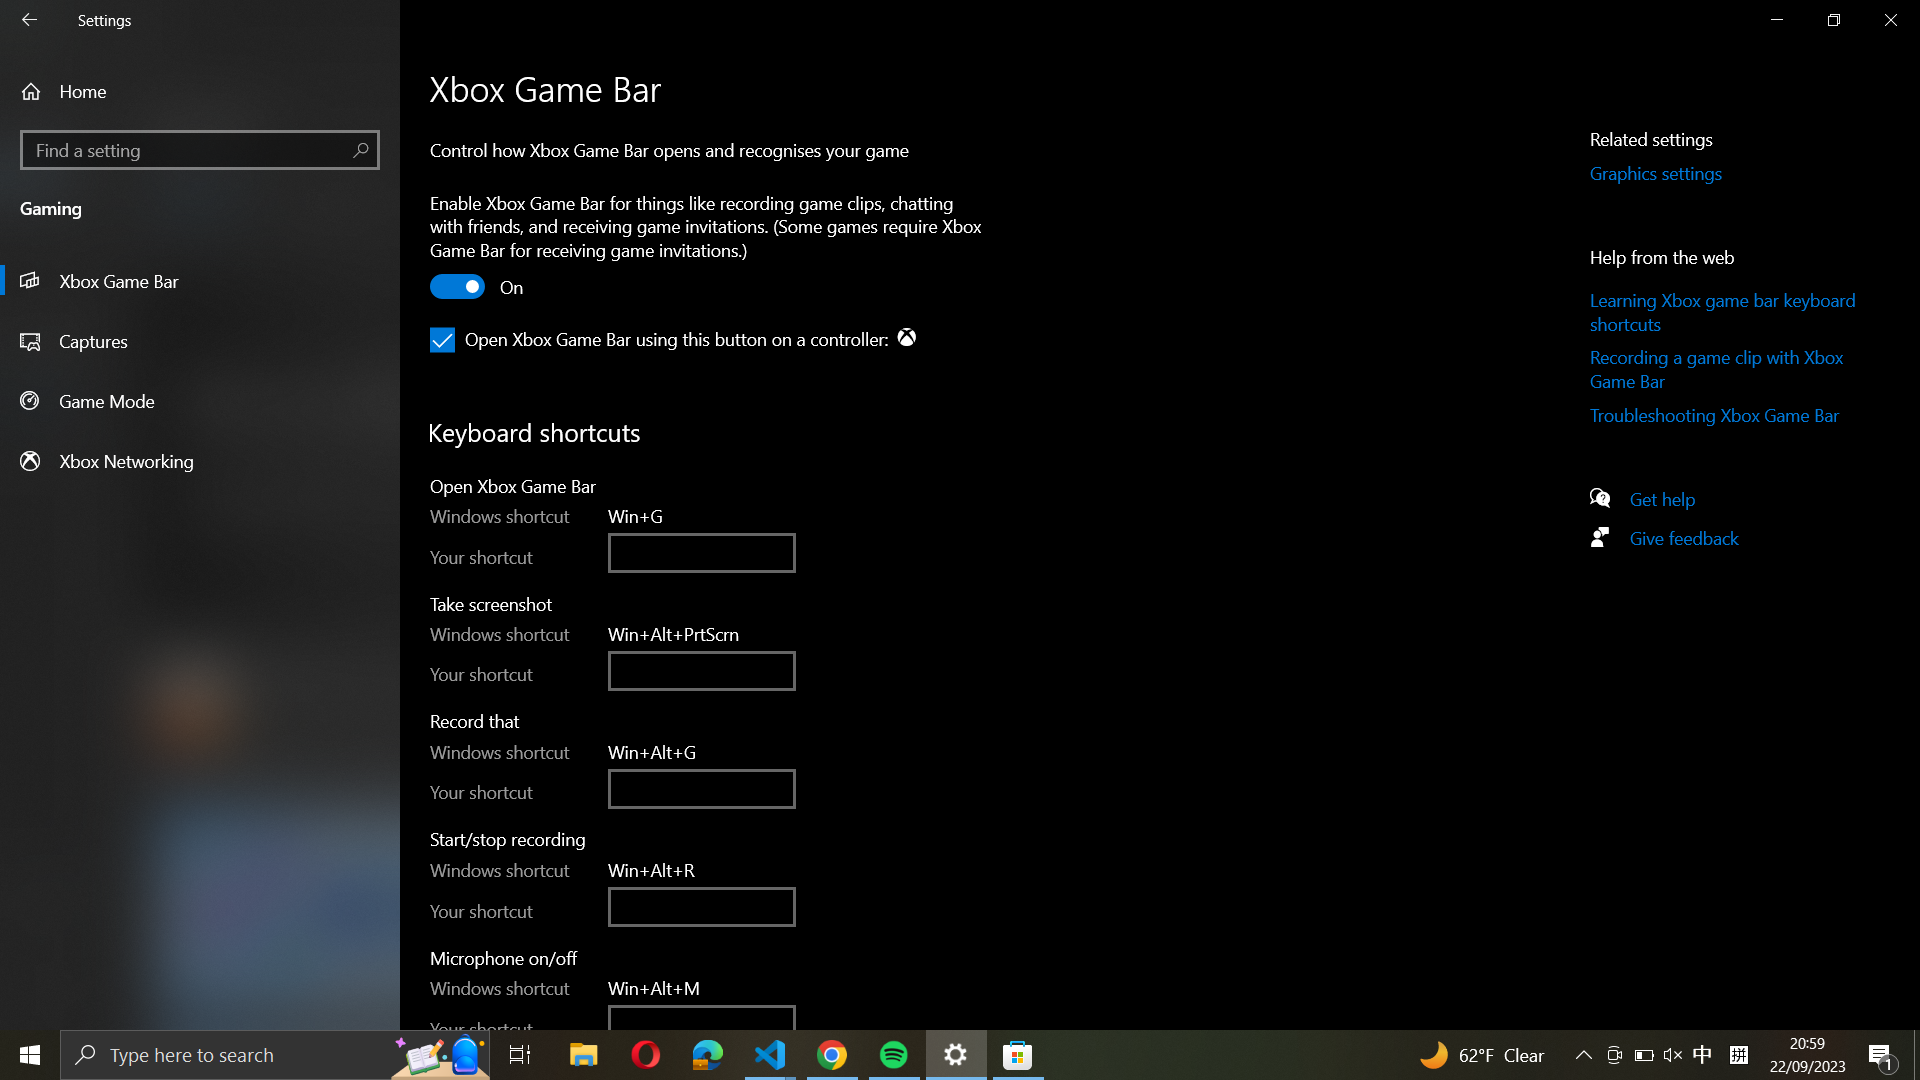 This screenshot has width=1920, height=1080. What do you see at coordinates (1672, 542) in the screenshot?
I see `the page for providing feedback` at bounding box center [1672, 542].